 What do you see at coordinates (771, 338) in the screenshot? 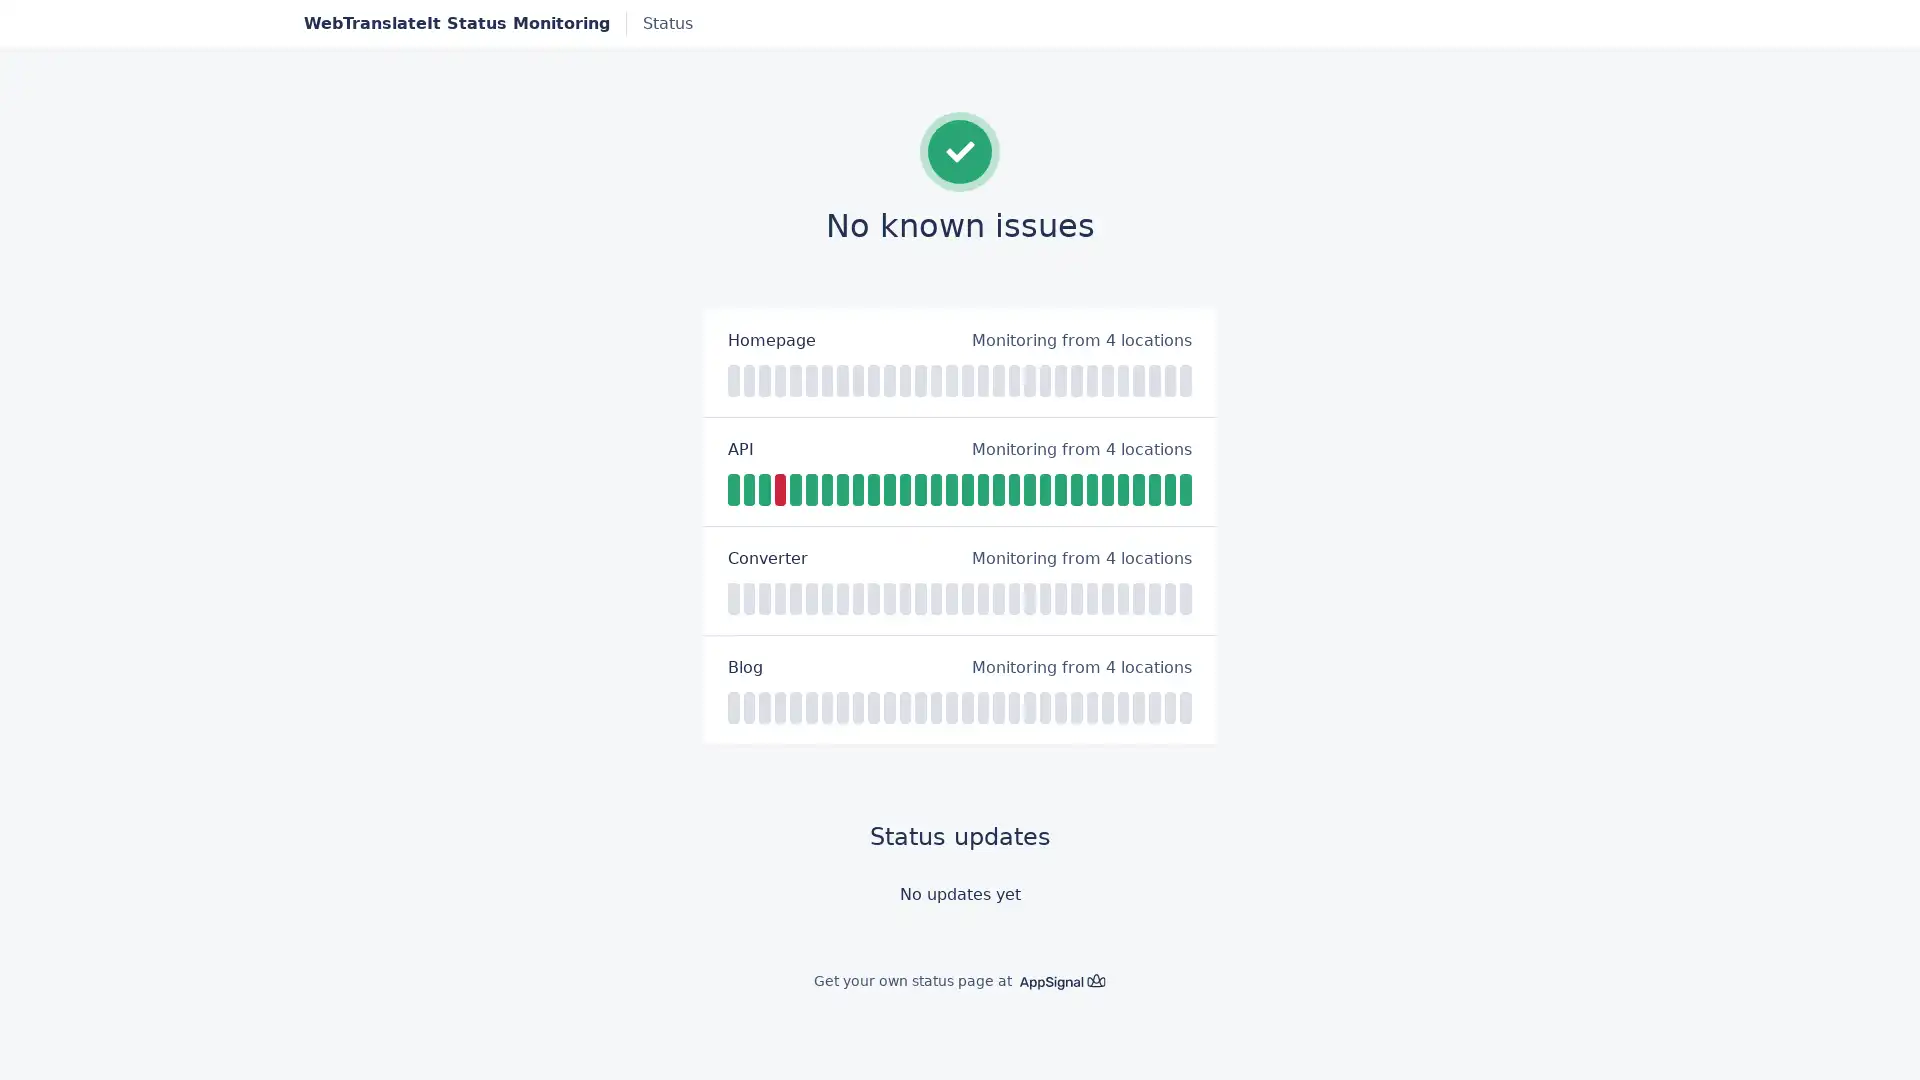
I see `Homepage` at bounding box center [771, 338].